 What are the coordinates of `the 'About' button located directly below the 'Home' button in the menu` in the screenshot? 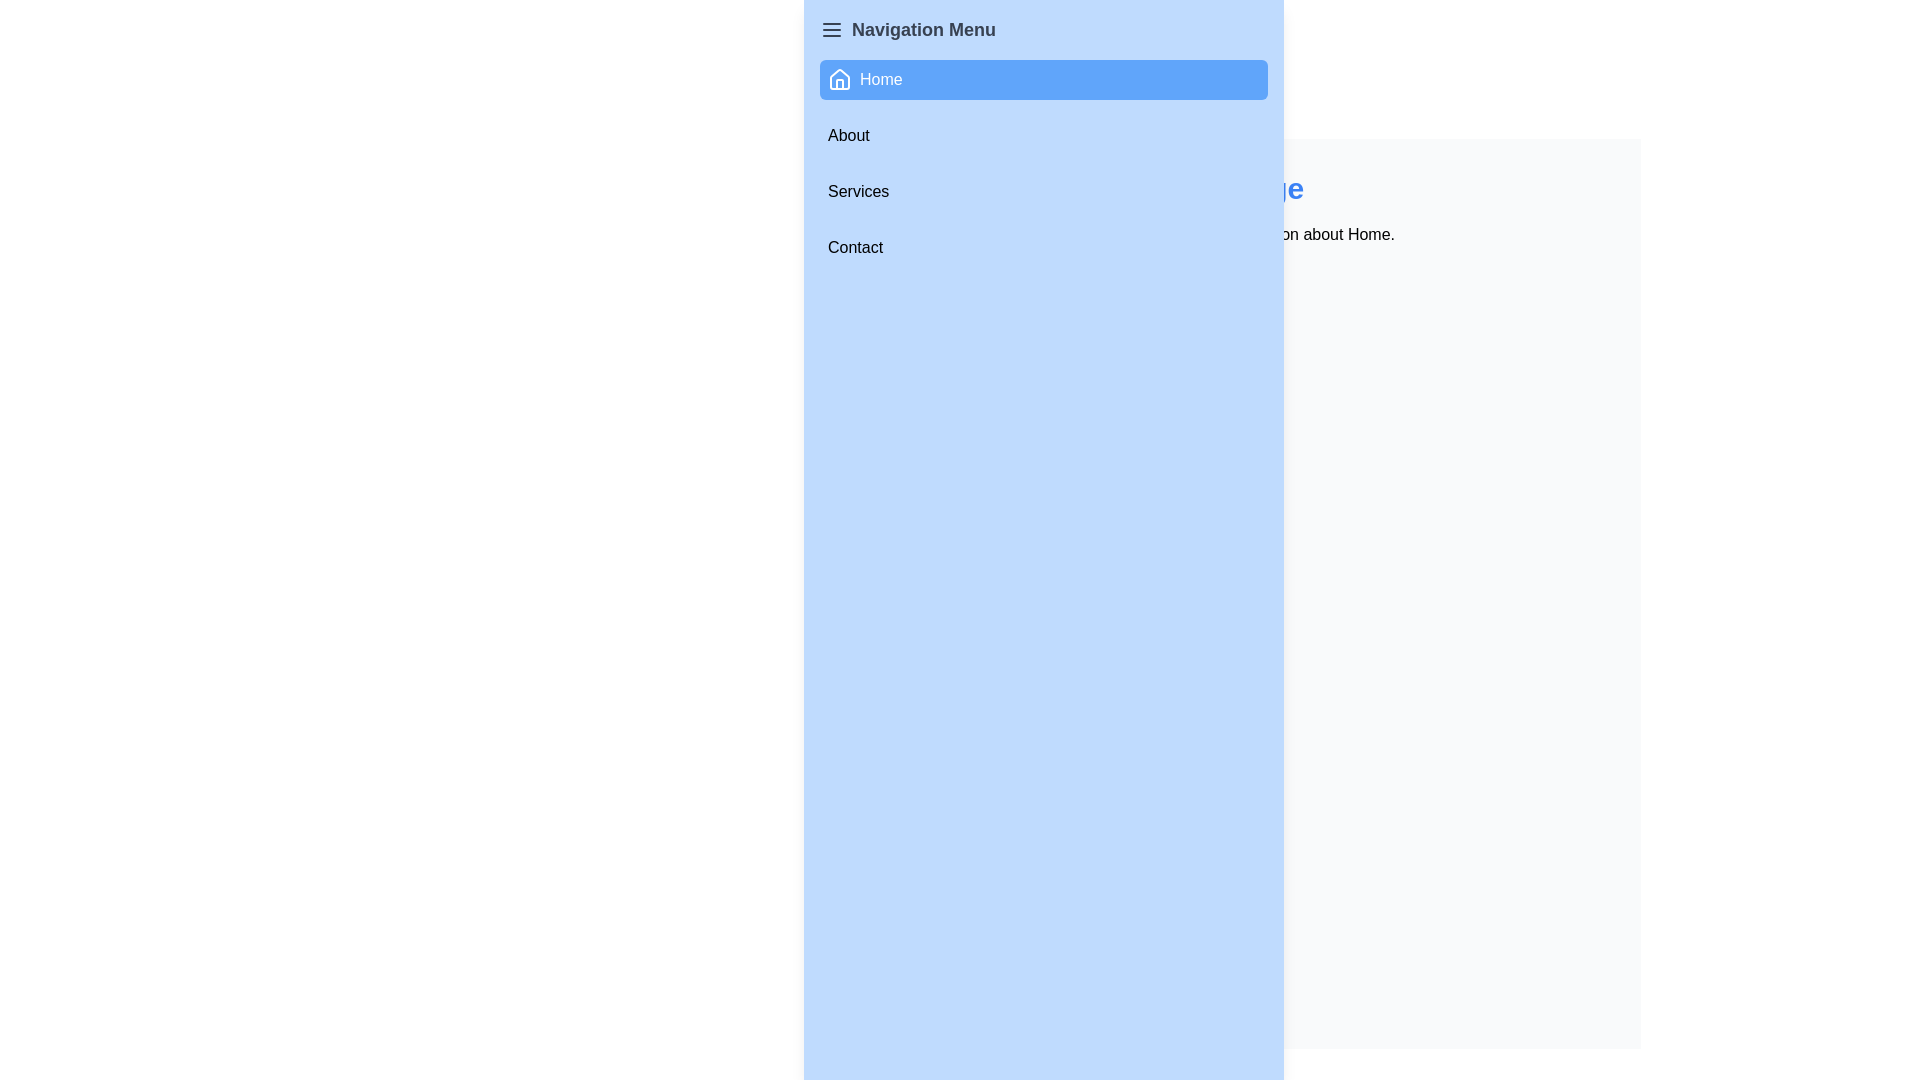 It's located at (1042, 135).